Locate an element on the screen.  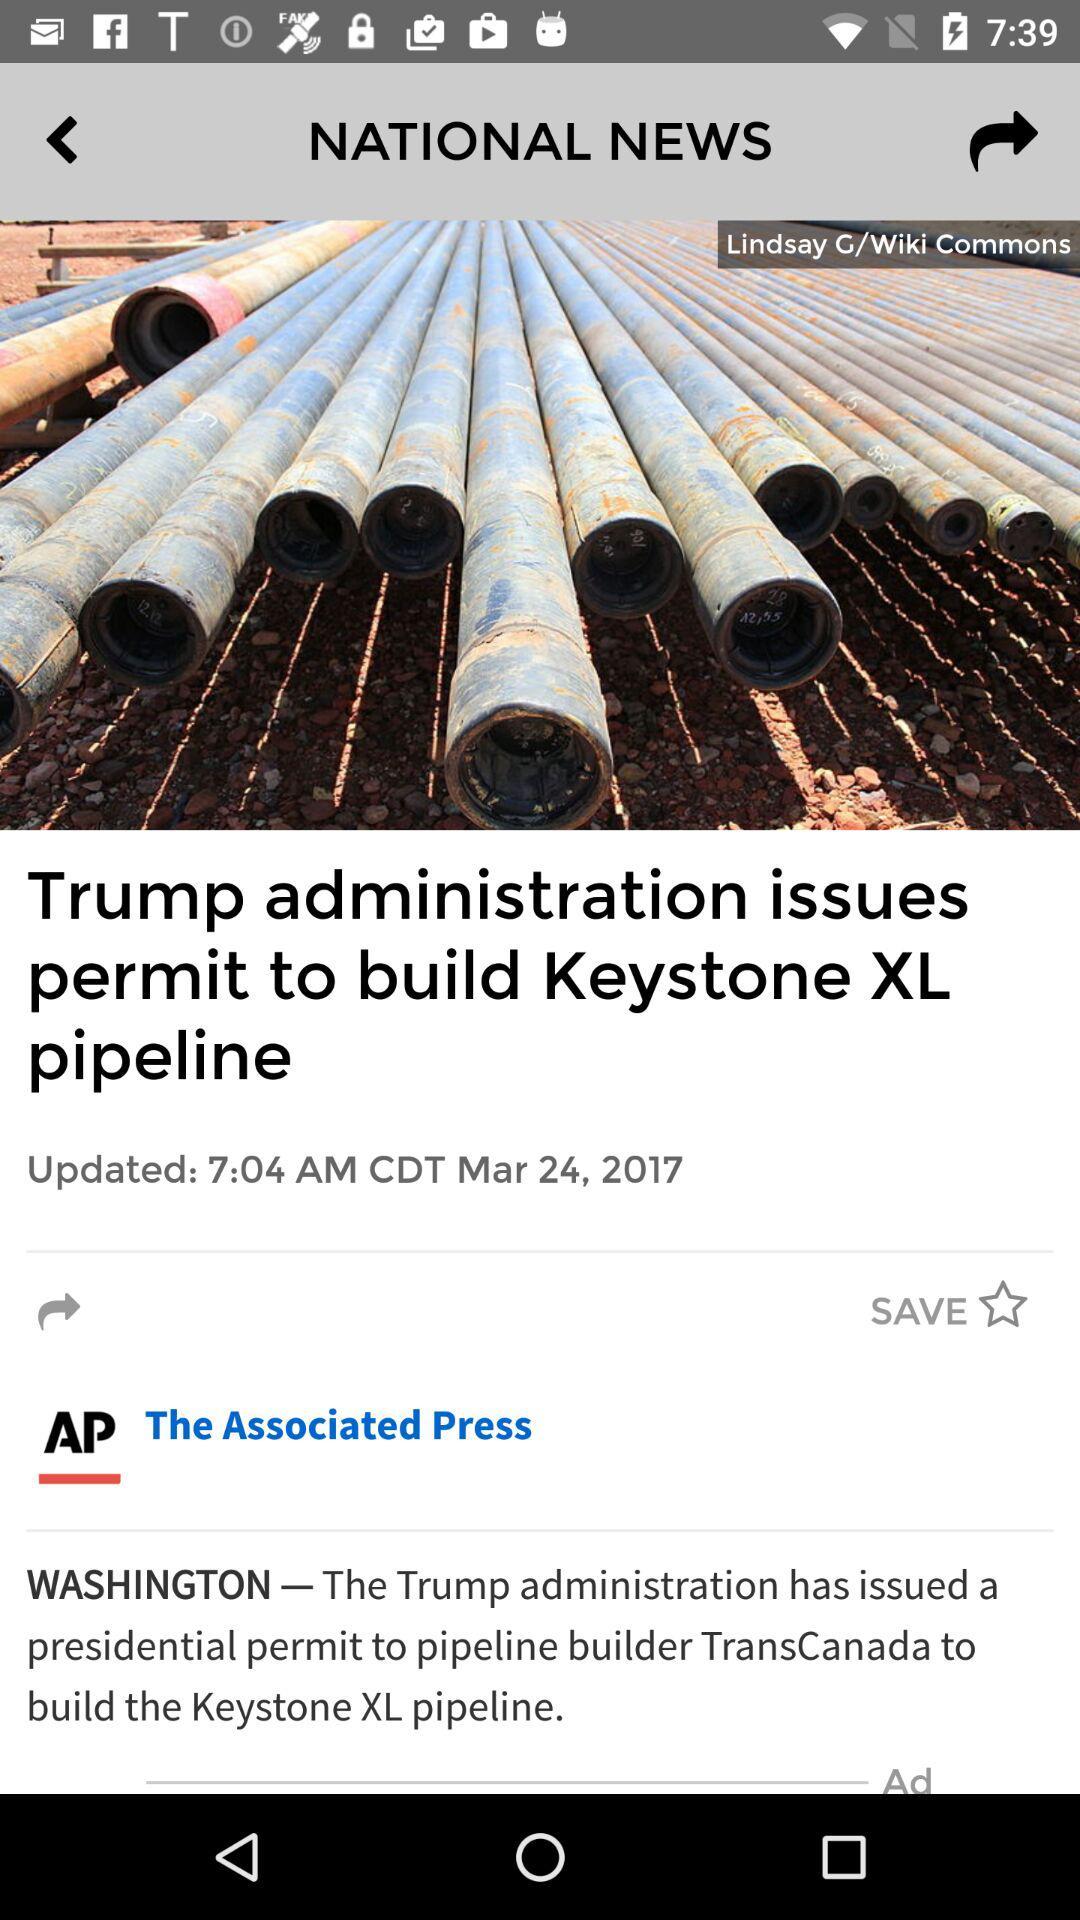
updated 7 04 item is located at coordinates (540, 1170).